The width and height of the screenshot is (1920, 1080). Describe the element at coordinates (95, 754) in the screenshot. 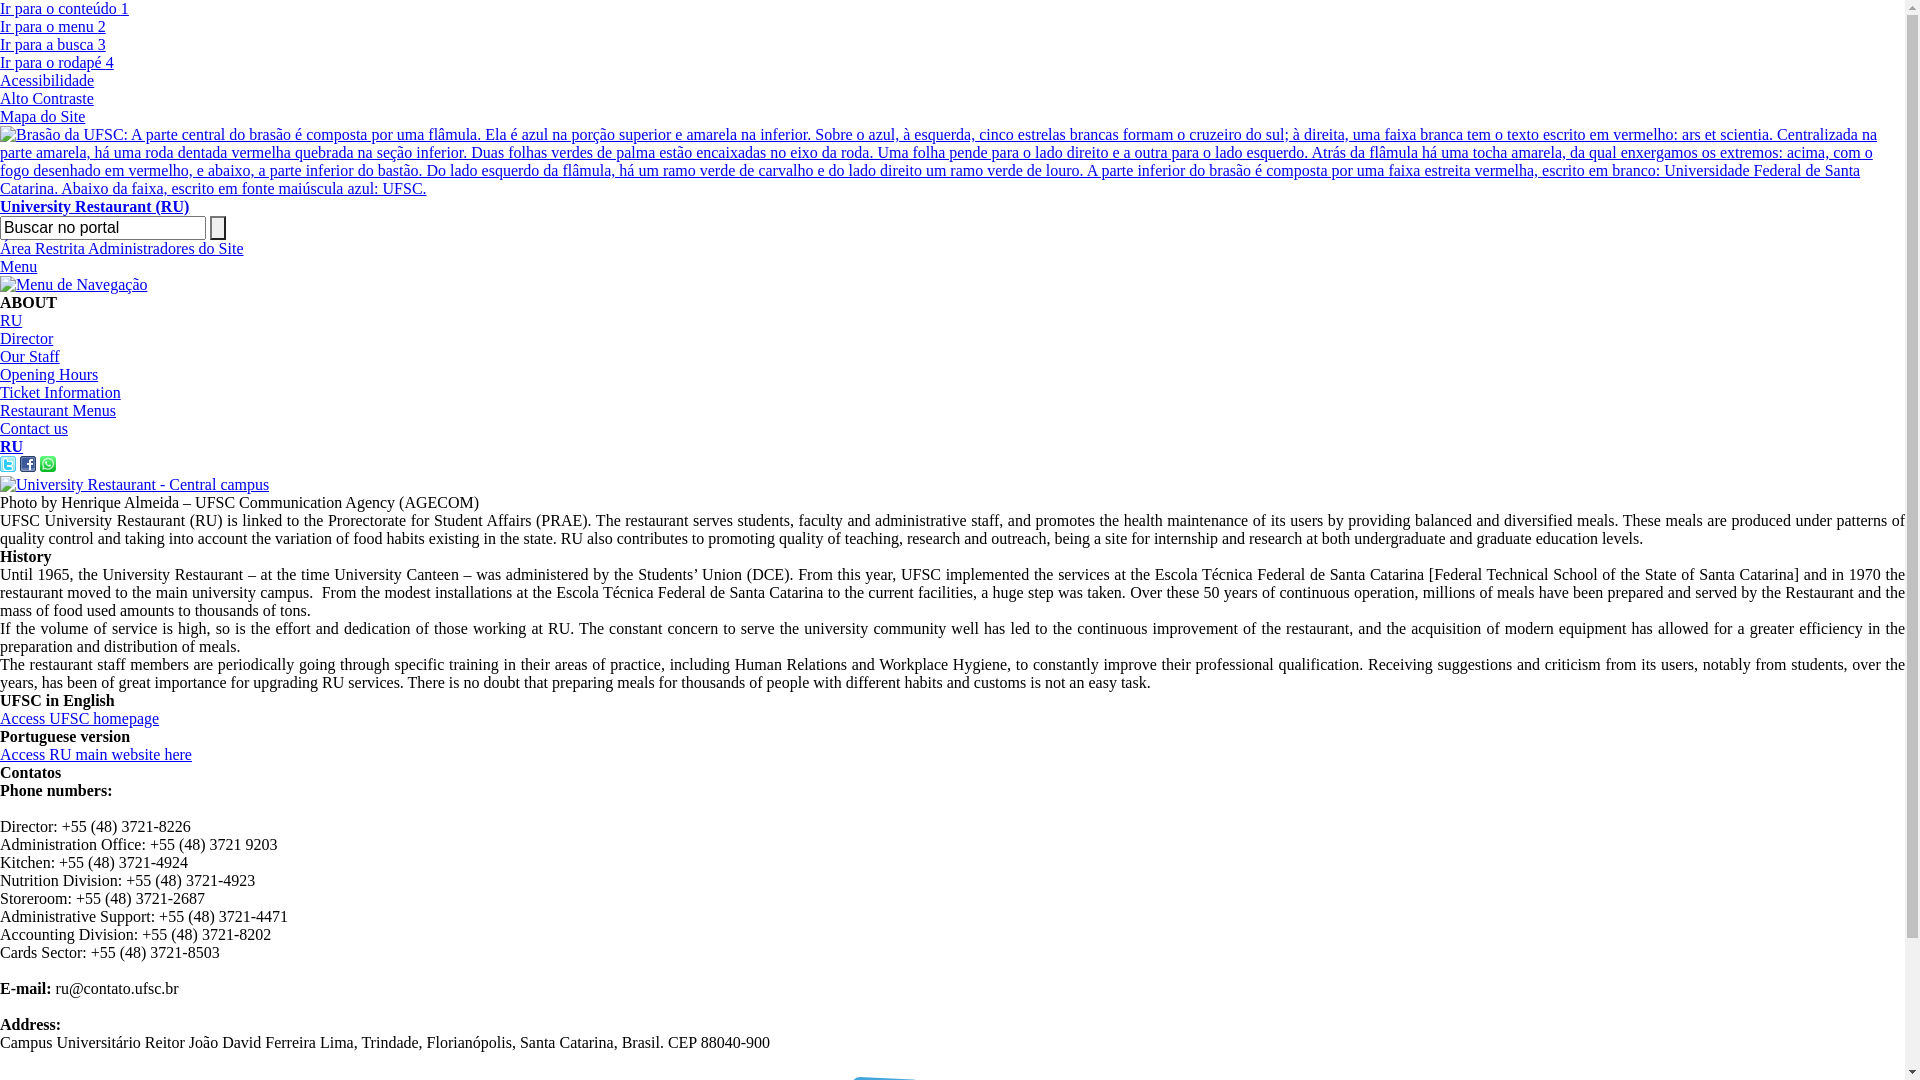

I see `'Access RU main website here'` at that location.